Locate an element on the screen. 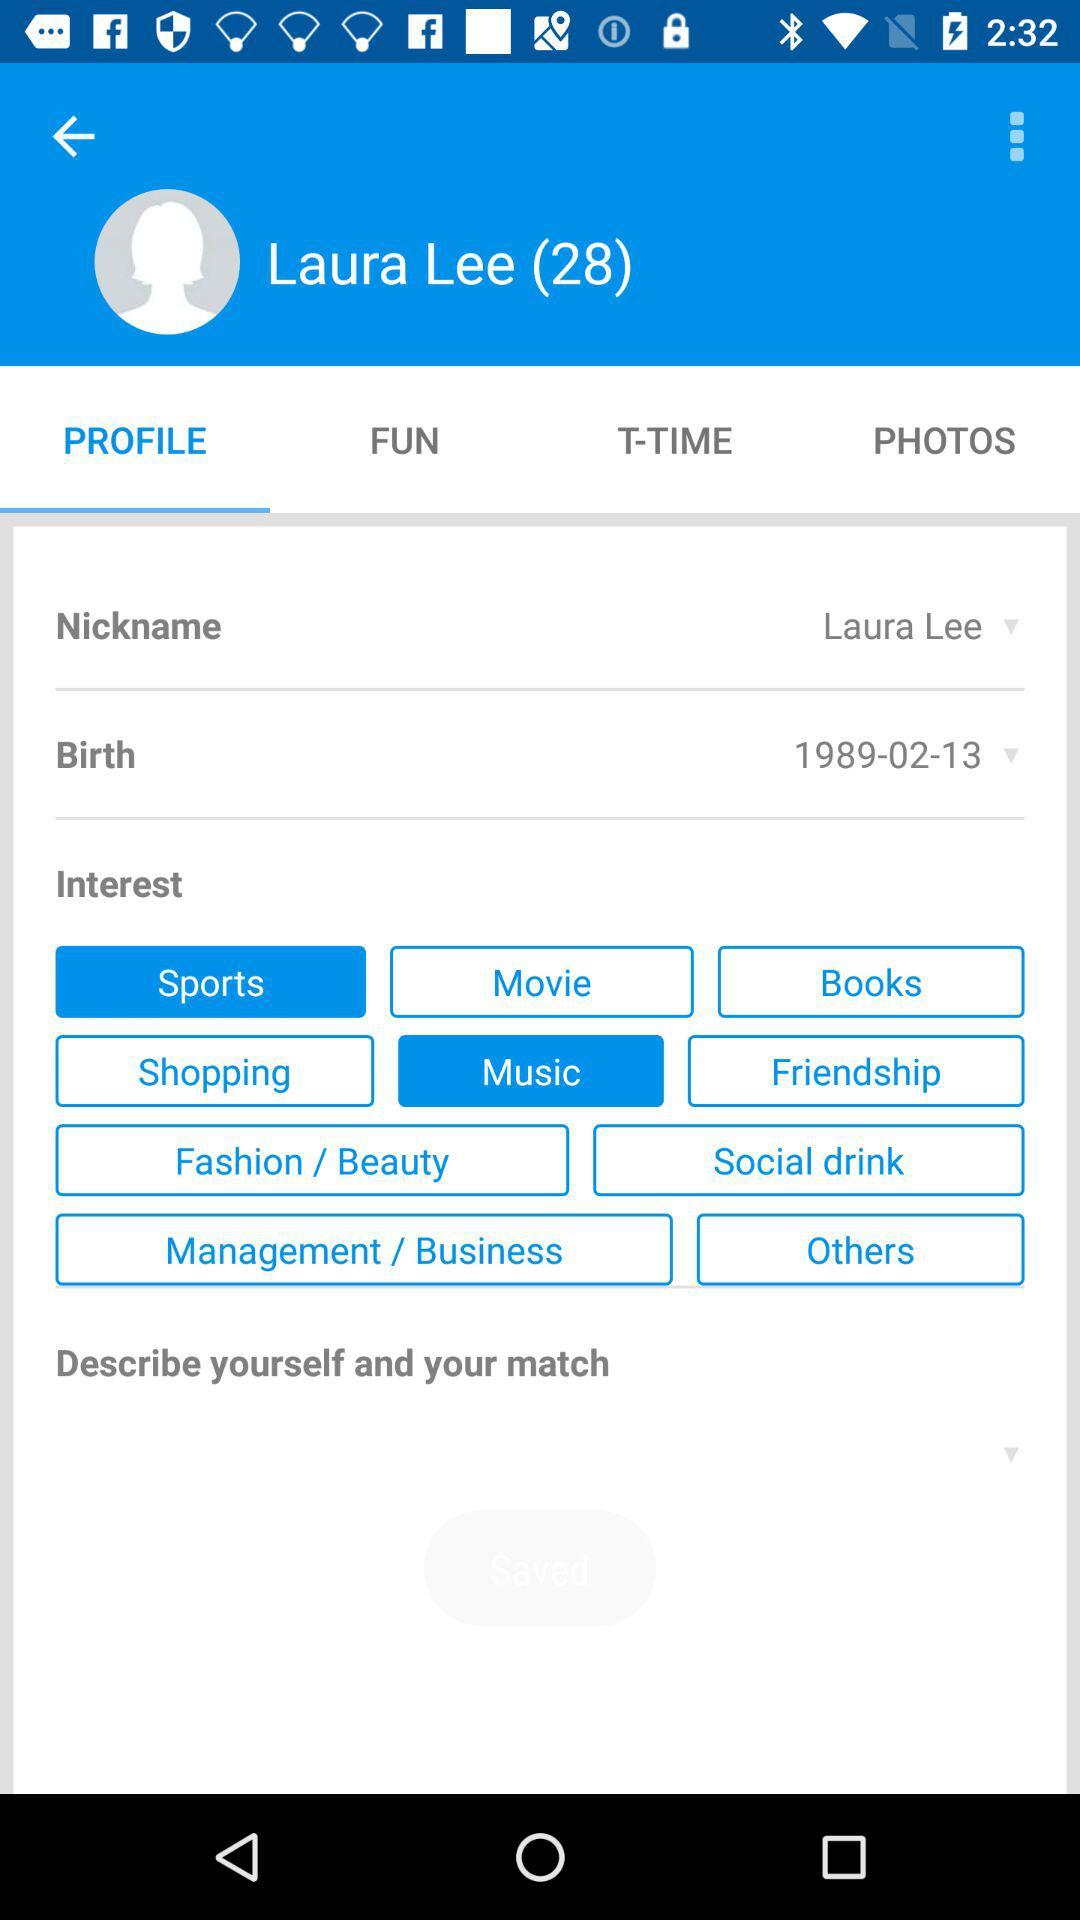 Image resolution: width=1080 pixels, height=1920 pixels. icon to the left of friendship icon is located at coordinates (530, 1069).